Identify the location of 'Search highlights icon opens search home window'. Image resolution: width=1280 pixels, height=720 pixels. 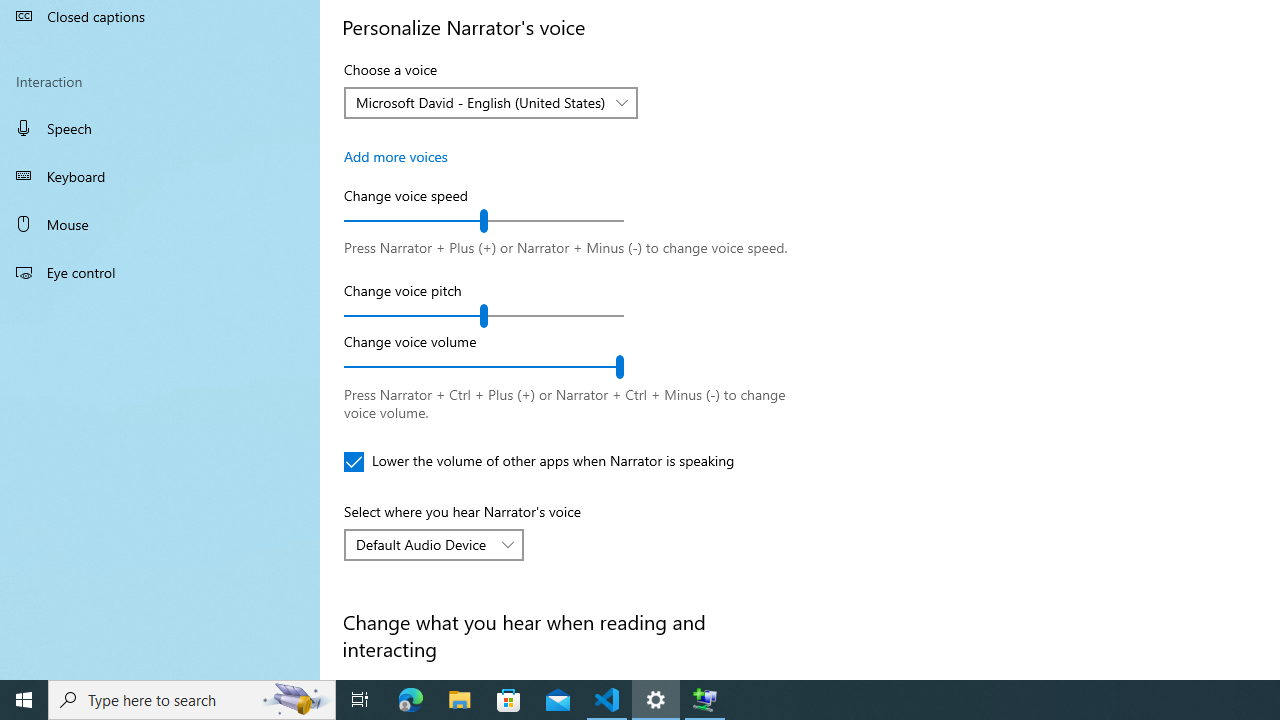
(294, 698).